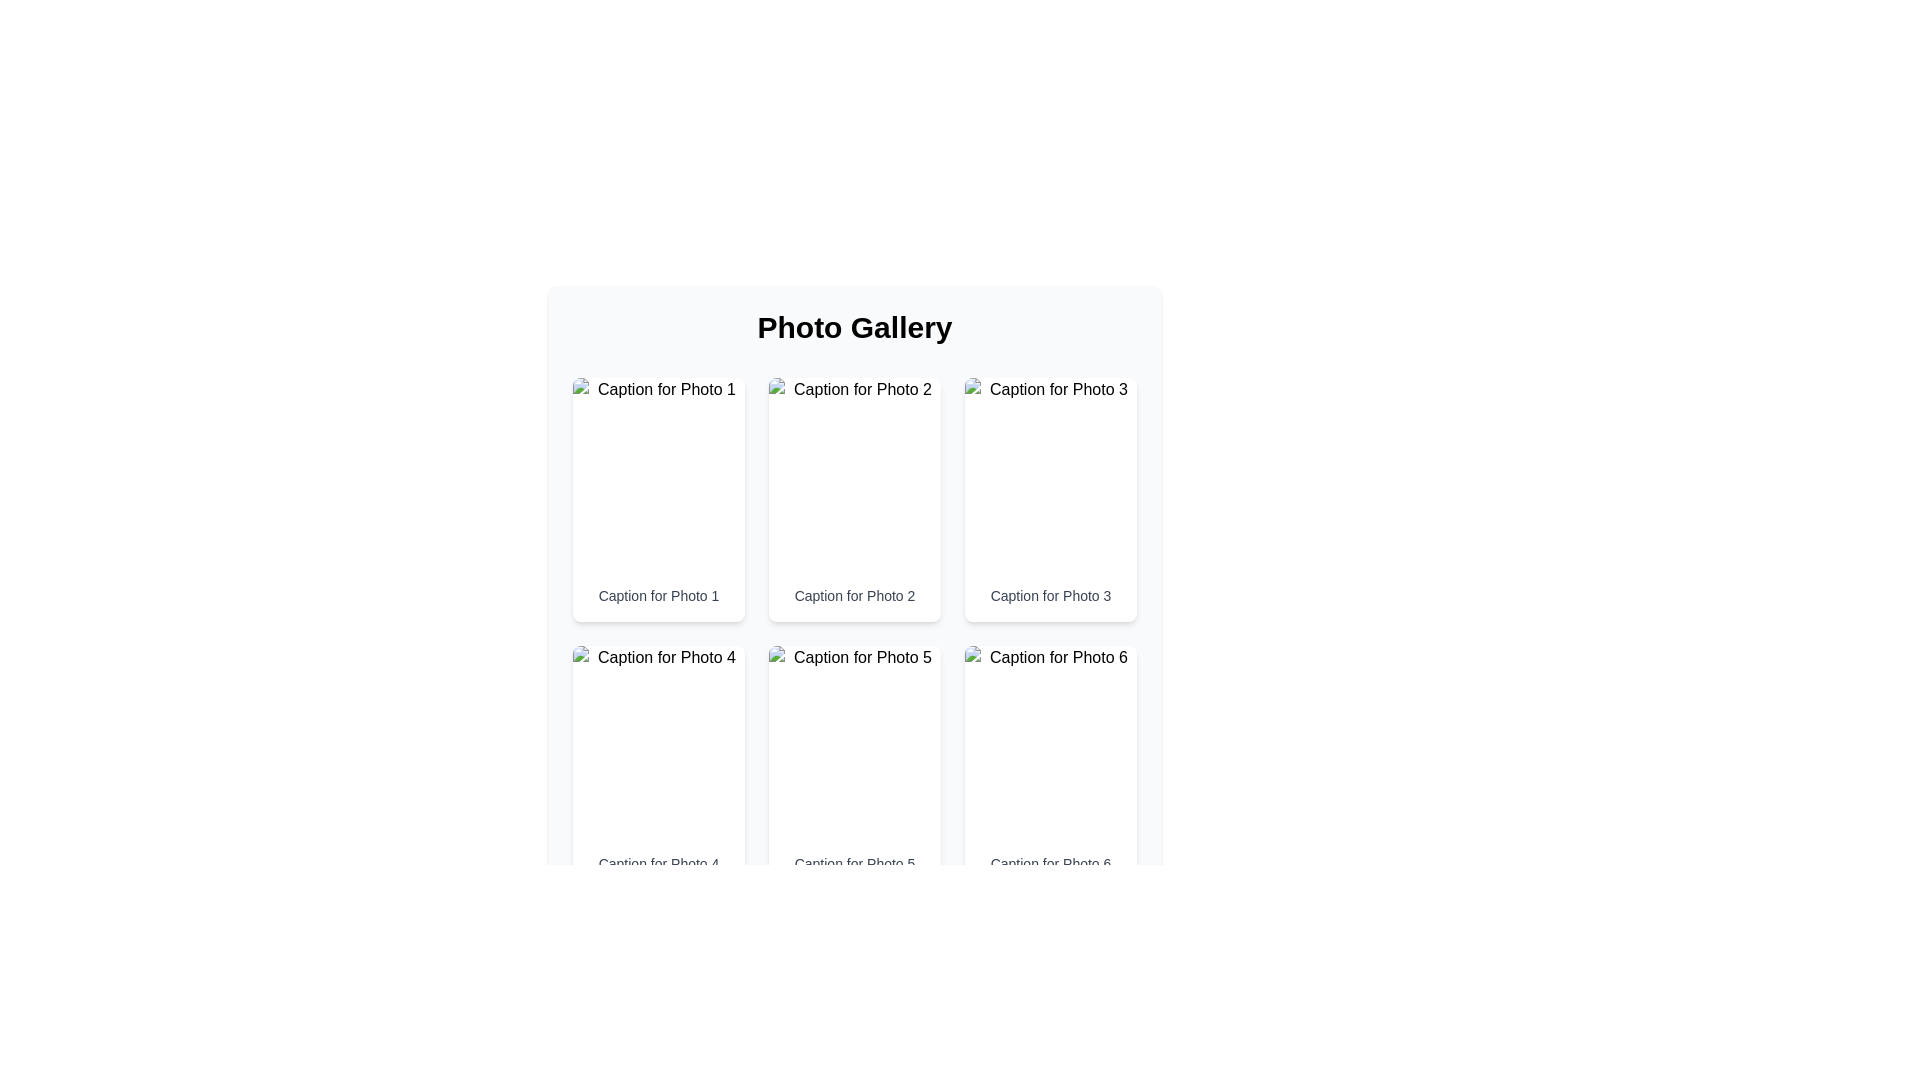  I want to click on the image in the card displaying 'Caption for Photo 4', so click(658, 766).